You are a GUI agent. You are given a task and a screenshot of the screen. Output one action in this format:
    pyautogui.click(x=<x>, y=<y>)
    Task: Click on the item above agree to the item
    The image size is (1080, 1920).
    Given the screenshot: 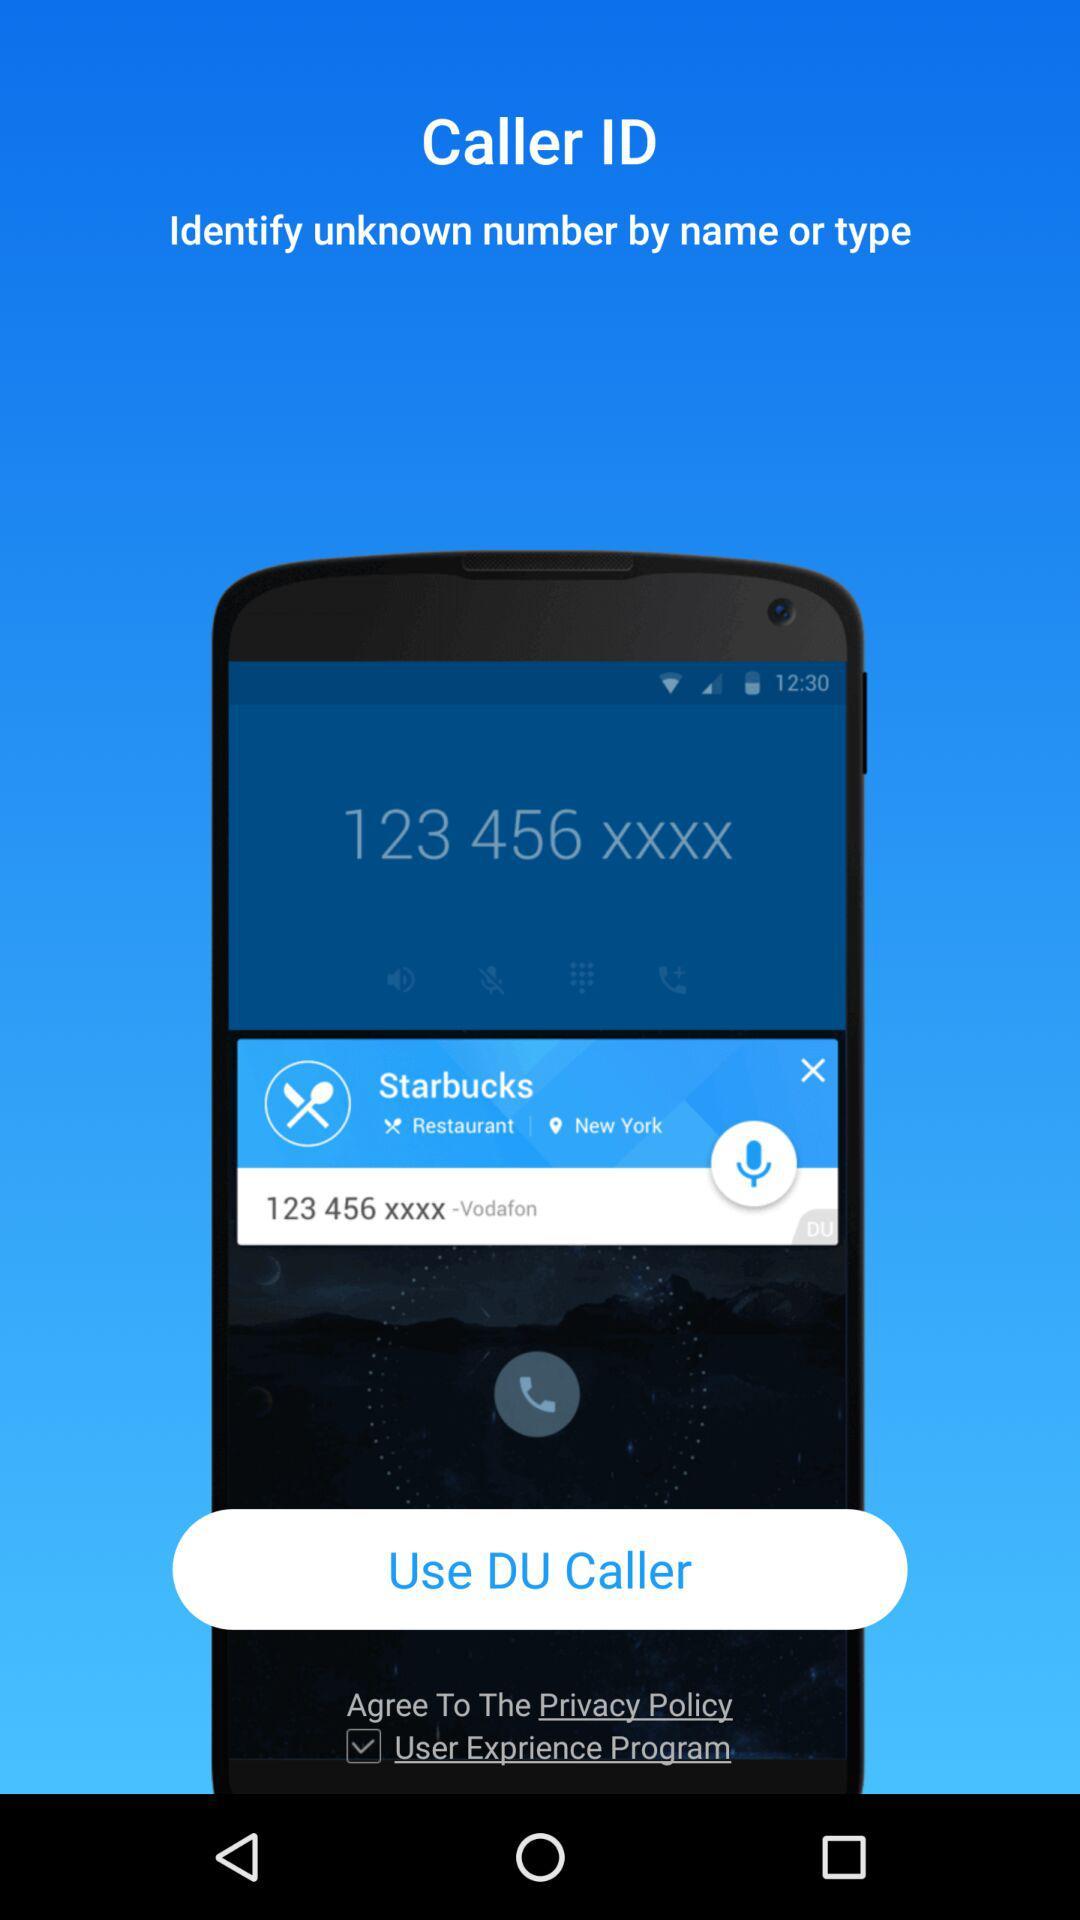 What is the action you would take?
    pyautogui.click(x=540, y=1568)
    